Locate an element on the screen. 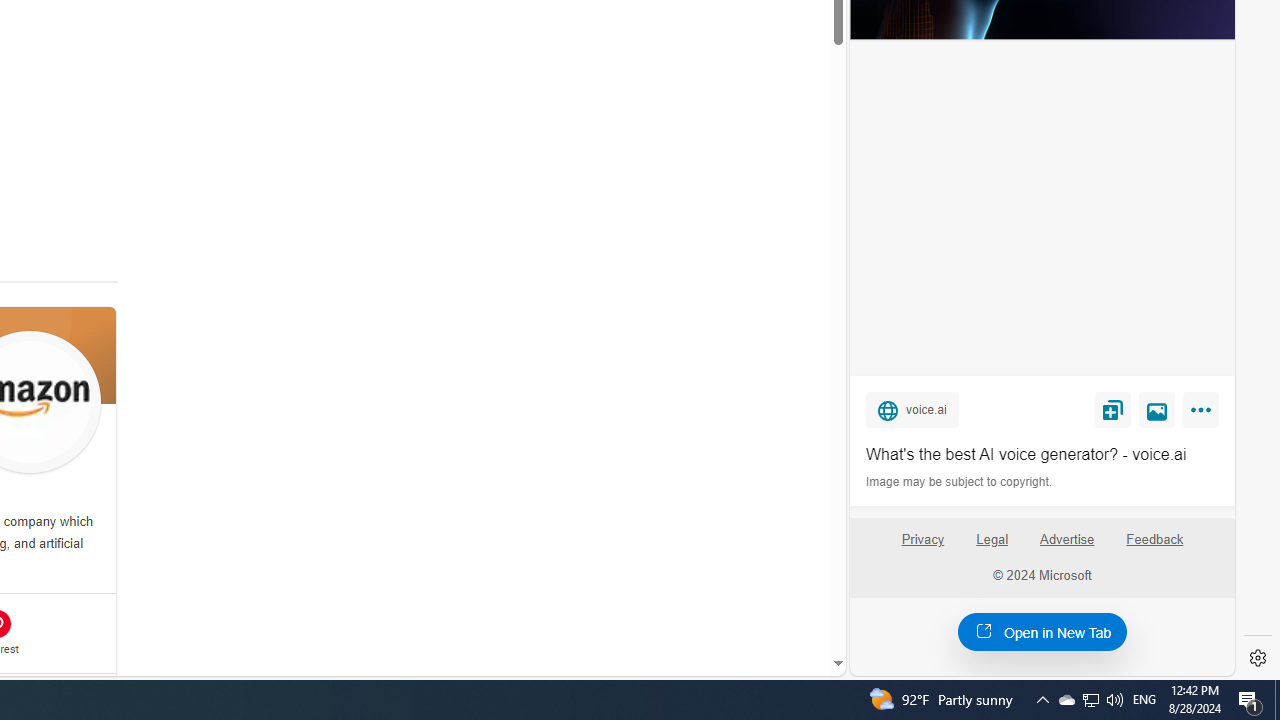  'Save' is located at coordinates (1111, 408).